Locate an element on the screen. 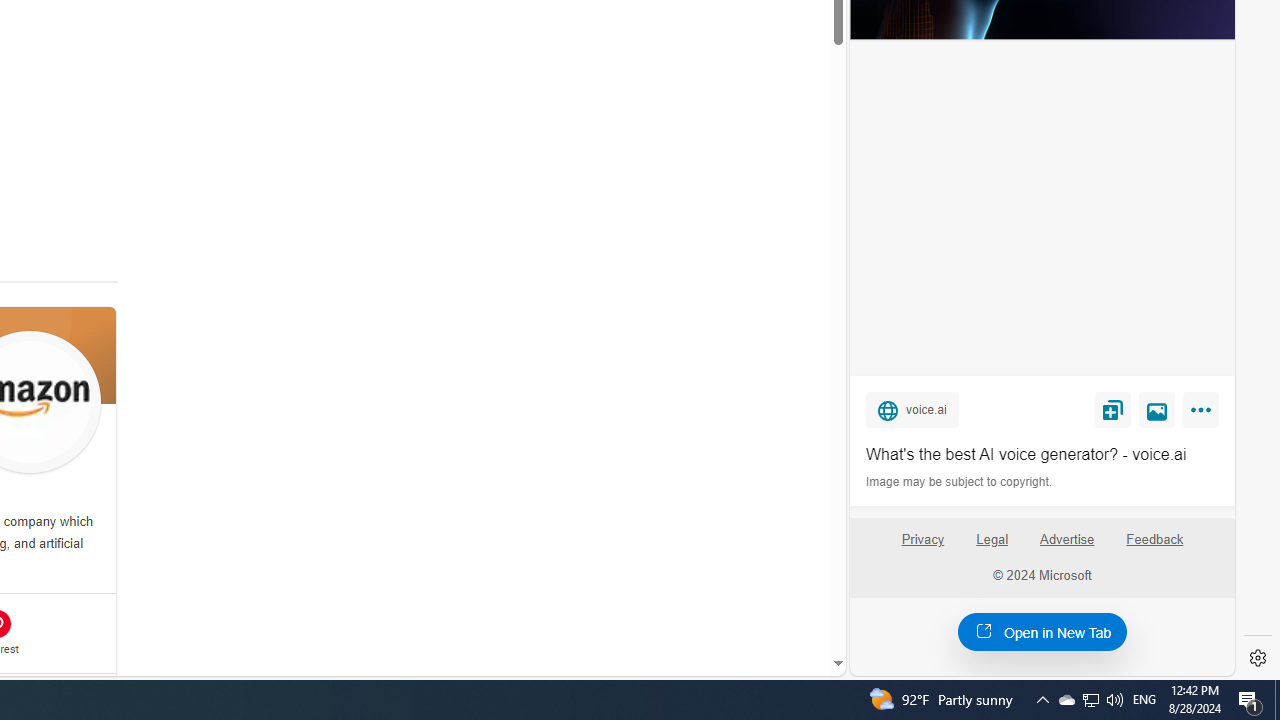  'Save' is located at coordinates (1111, 408).